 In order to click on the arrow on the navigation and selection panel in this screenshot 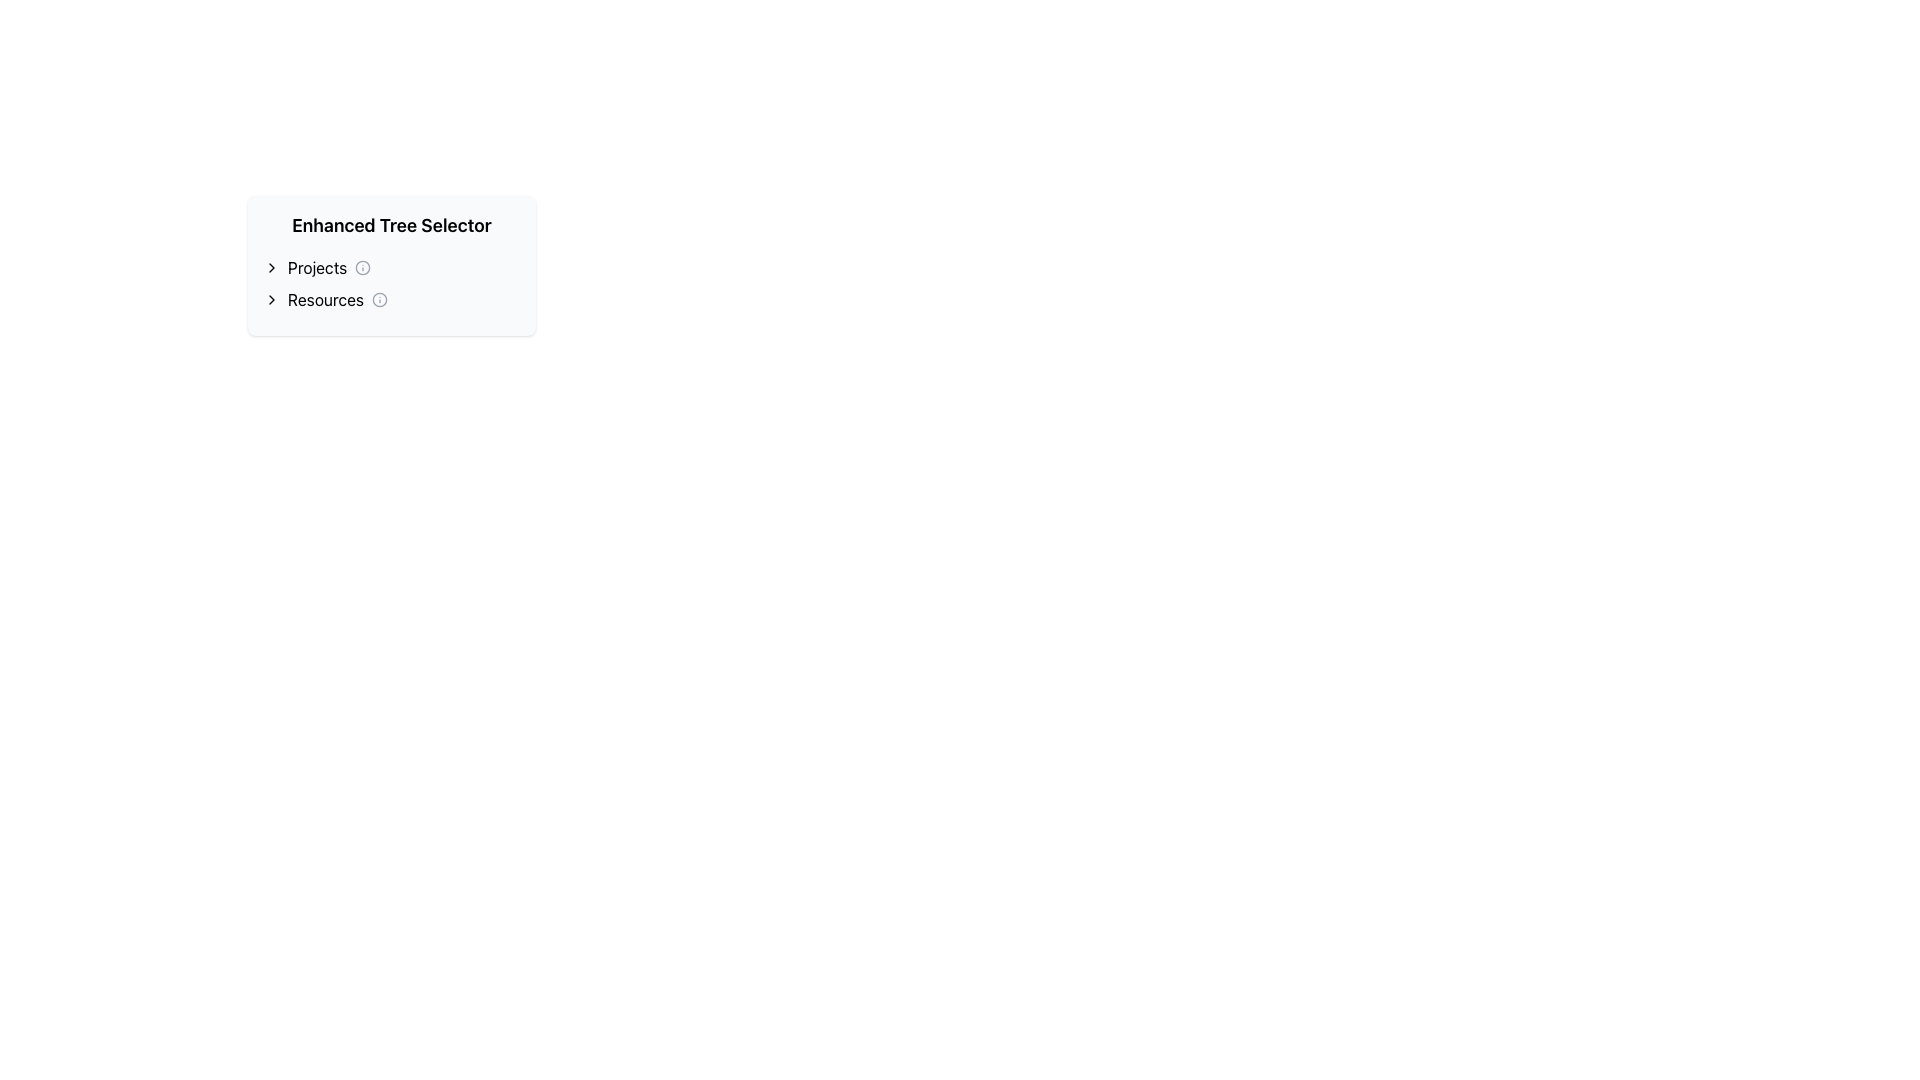, I will do `click(392, 265)`.